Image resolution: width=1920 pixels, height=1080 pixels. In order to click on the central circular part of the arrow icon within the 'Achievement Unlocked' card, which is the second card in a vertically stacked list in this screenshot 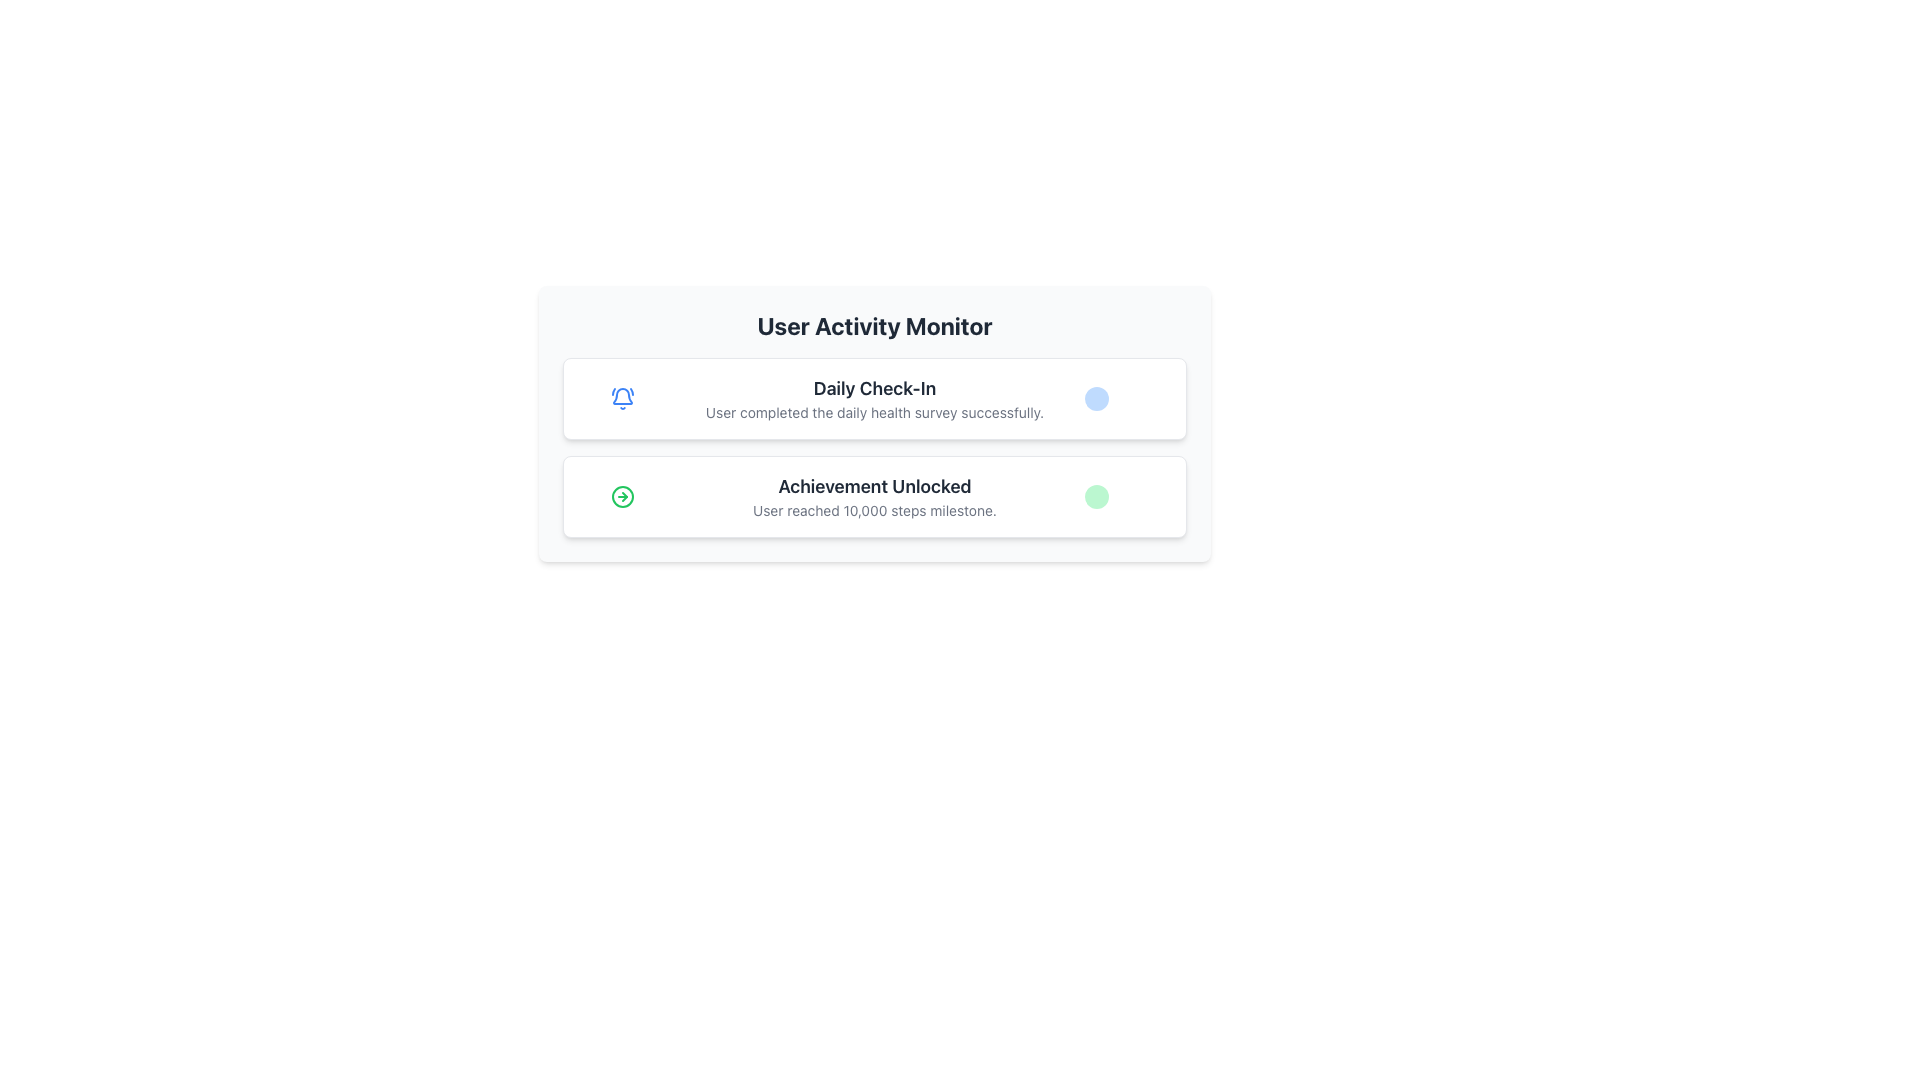, I will do `click(621, 496)`.